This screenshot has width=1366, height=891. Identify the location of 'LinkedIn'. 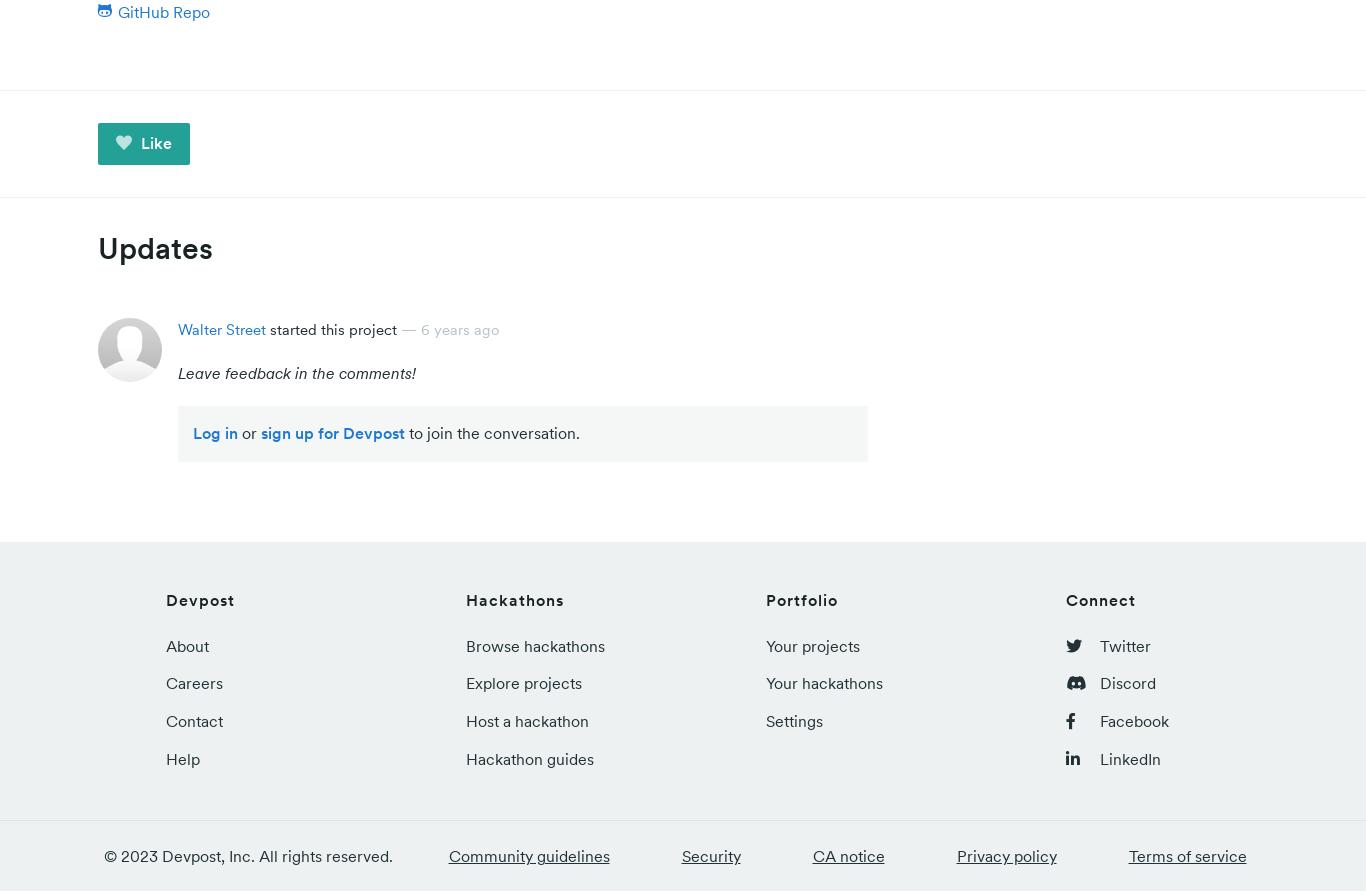
(1128, 757).